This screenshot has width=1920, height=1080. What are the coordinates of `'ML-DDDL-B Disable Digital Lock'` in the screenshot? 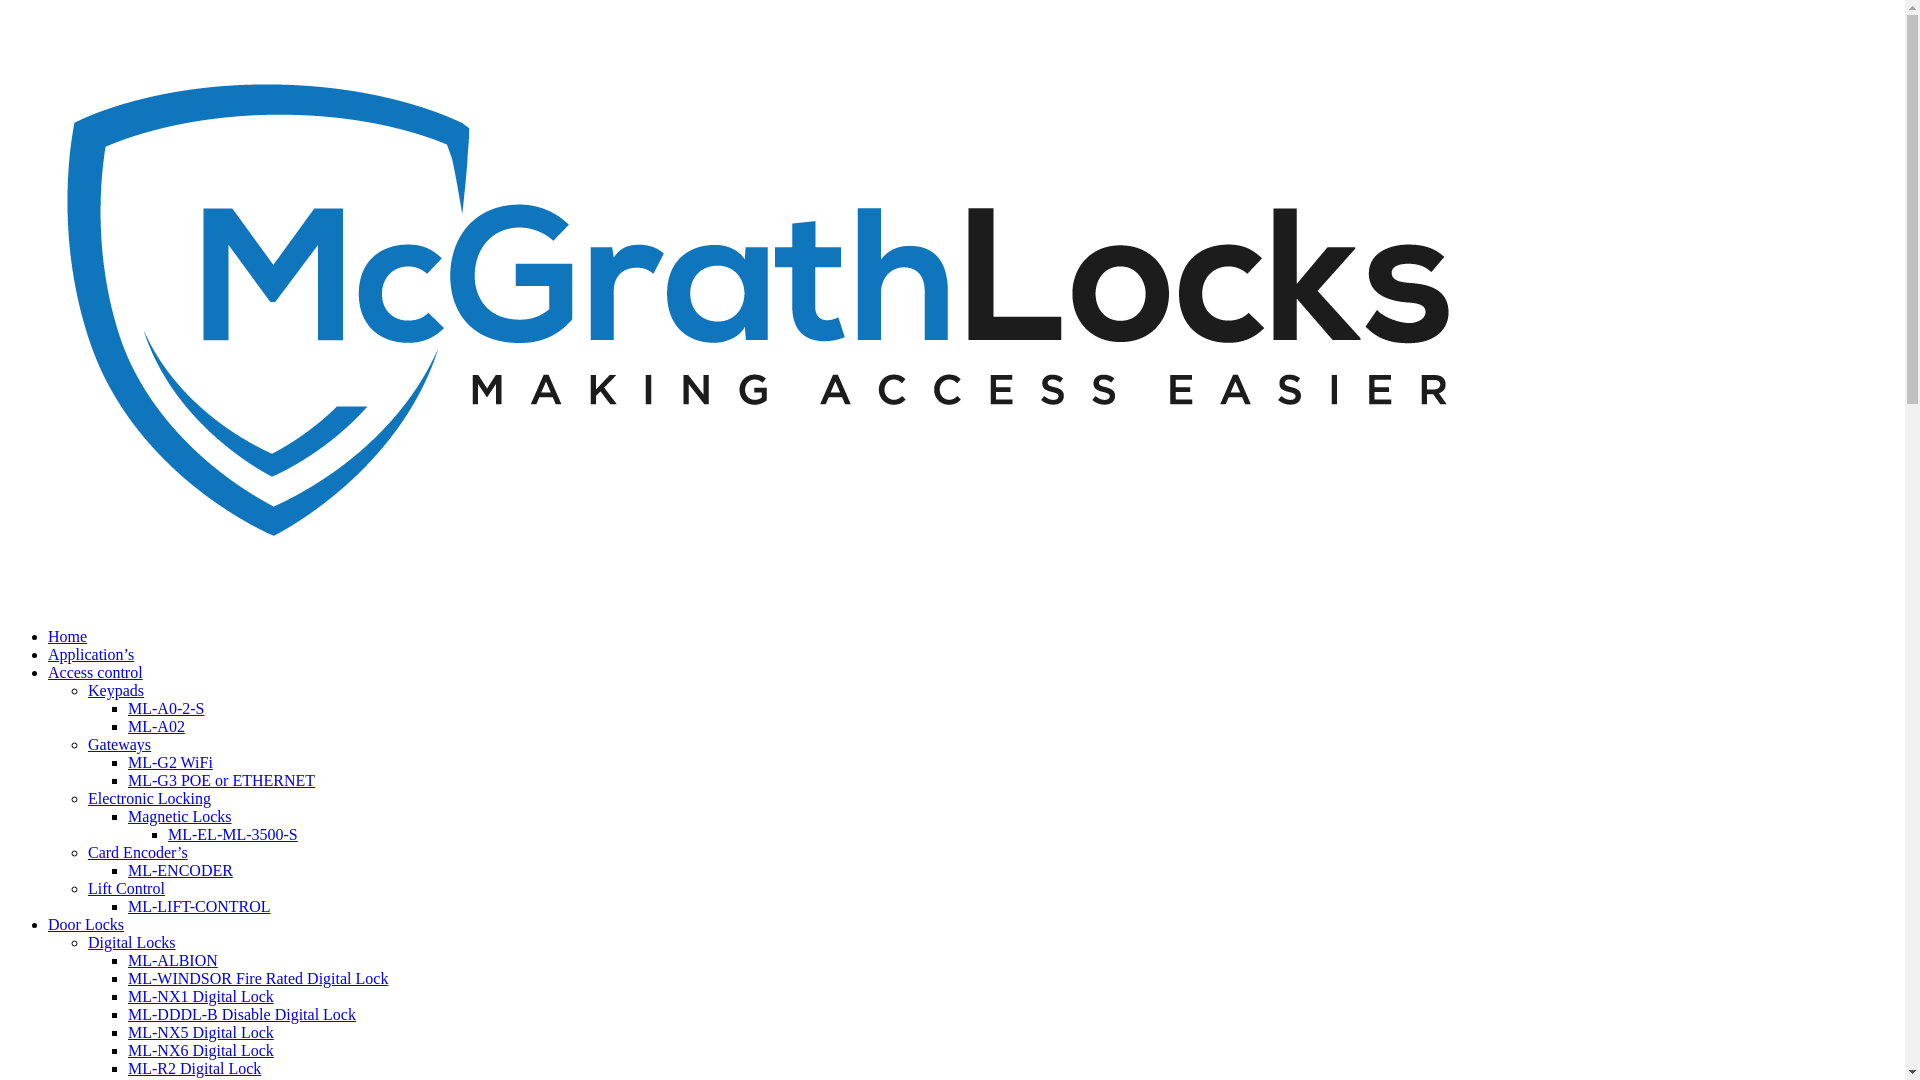 It's located at (127, 1014).